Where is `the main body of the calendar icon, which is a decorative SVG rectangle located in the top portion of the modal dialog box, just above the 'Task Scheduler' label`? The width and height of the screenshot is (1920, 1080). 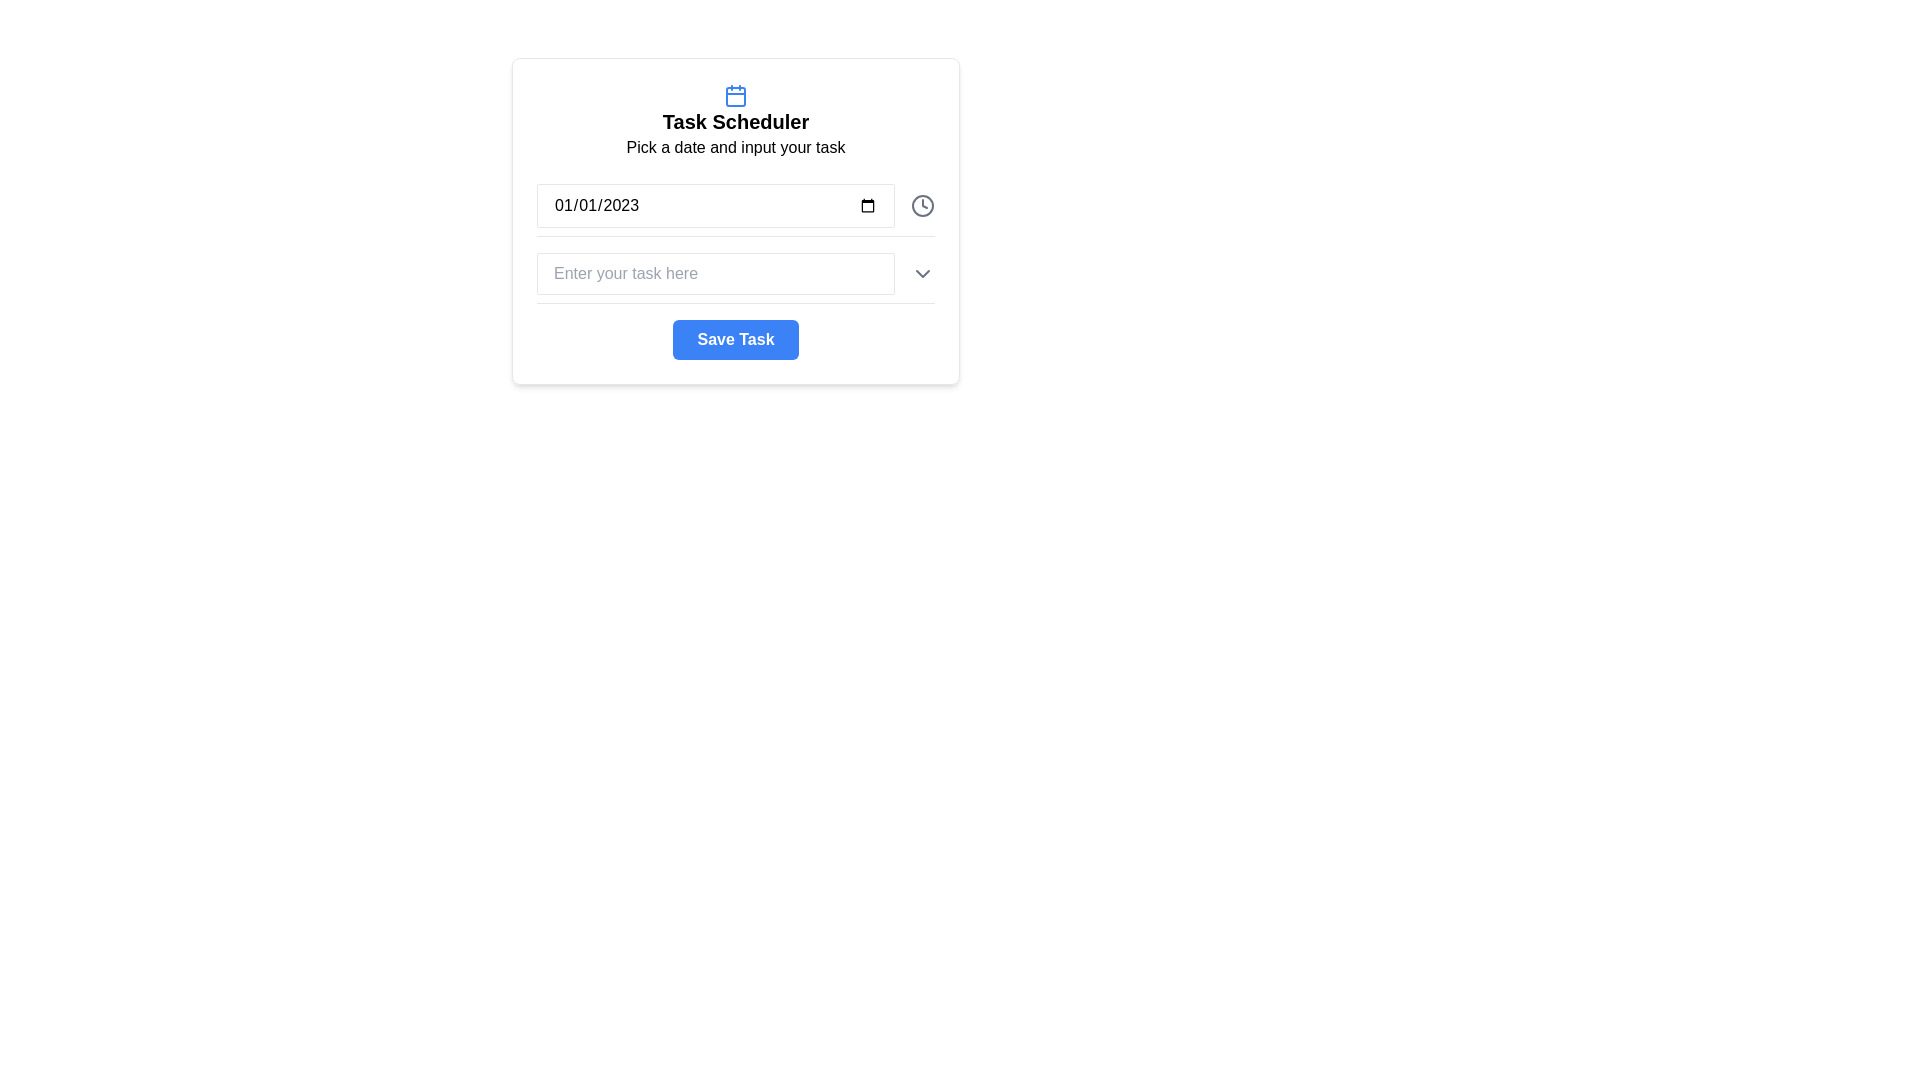 the main body of the calendar icon, which is a decorative SVG rectangle located in the top portion of the modal dialog box, just above the 'Task Scheduler' label is located at coordinates (734, 96).